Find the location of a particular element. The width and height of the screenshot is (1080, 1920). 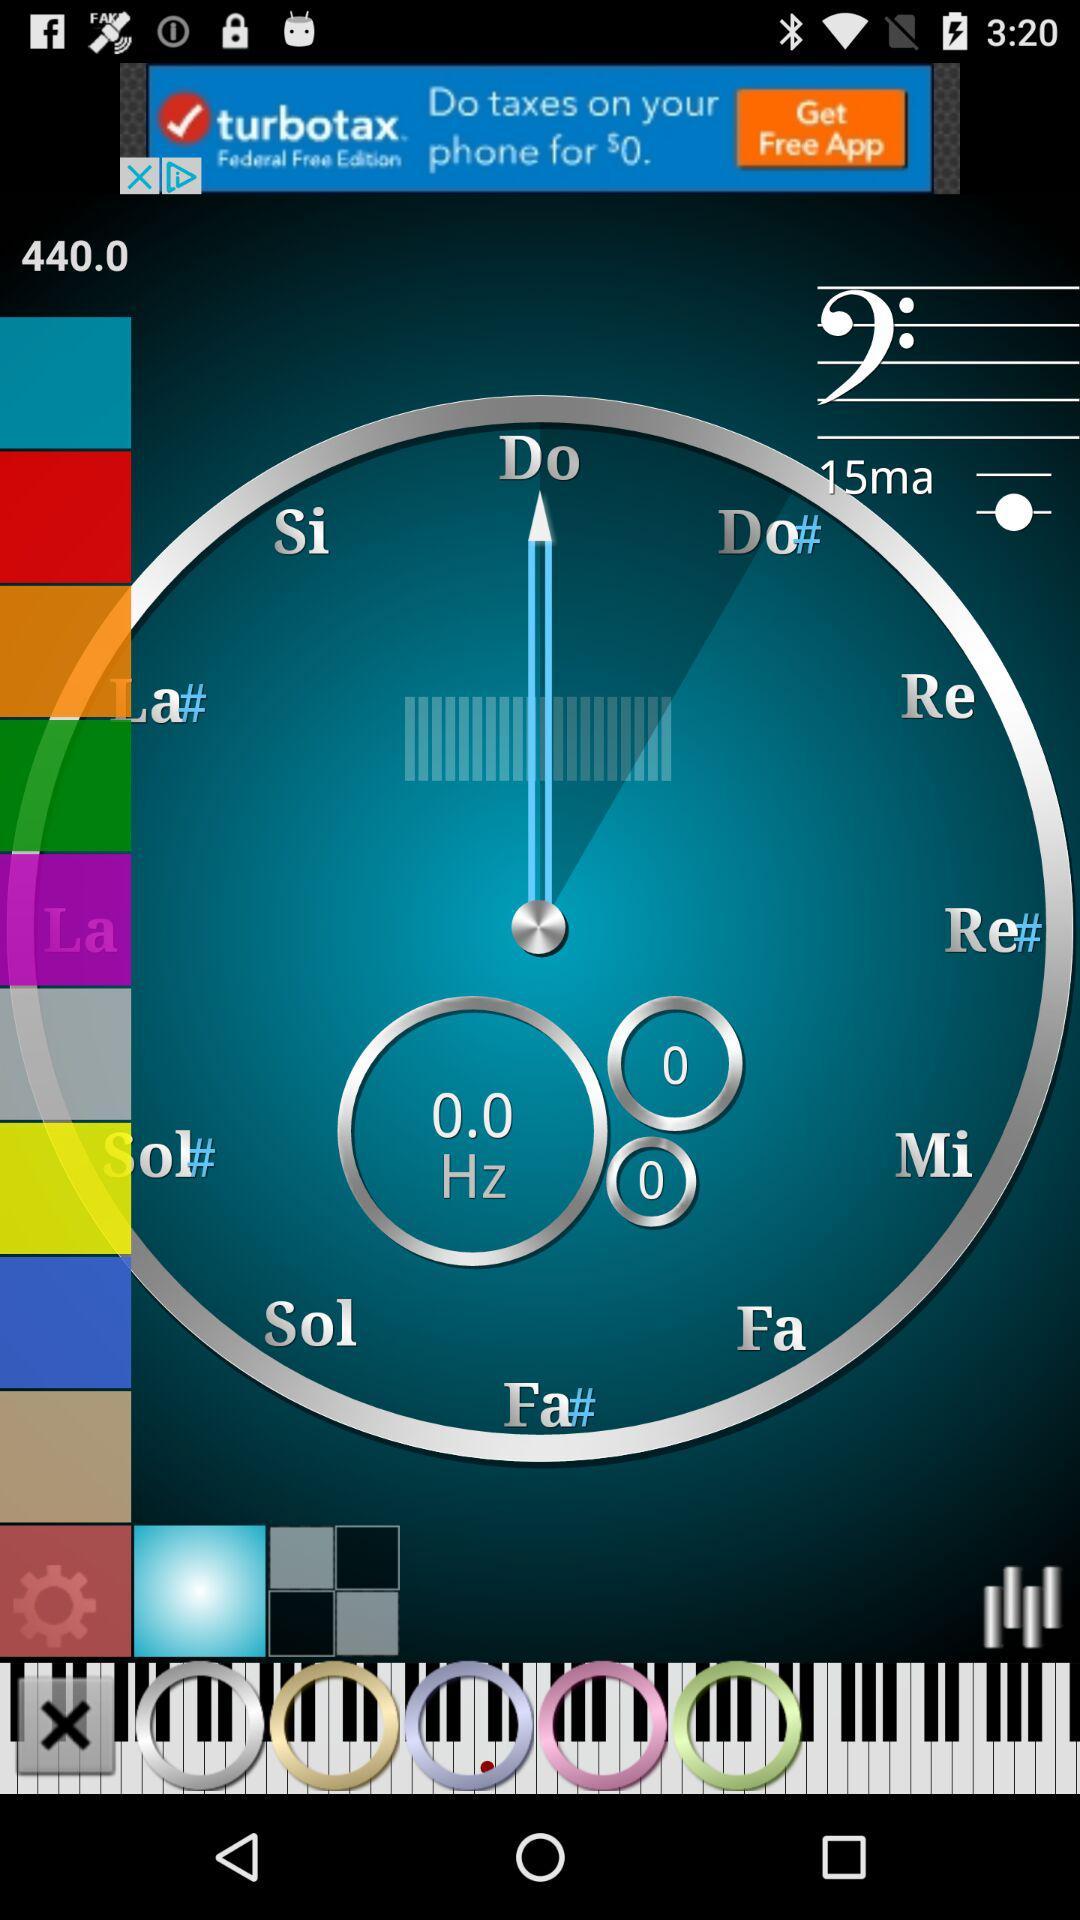

settings wheel is located at coordinates (64, 1590).